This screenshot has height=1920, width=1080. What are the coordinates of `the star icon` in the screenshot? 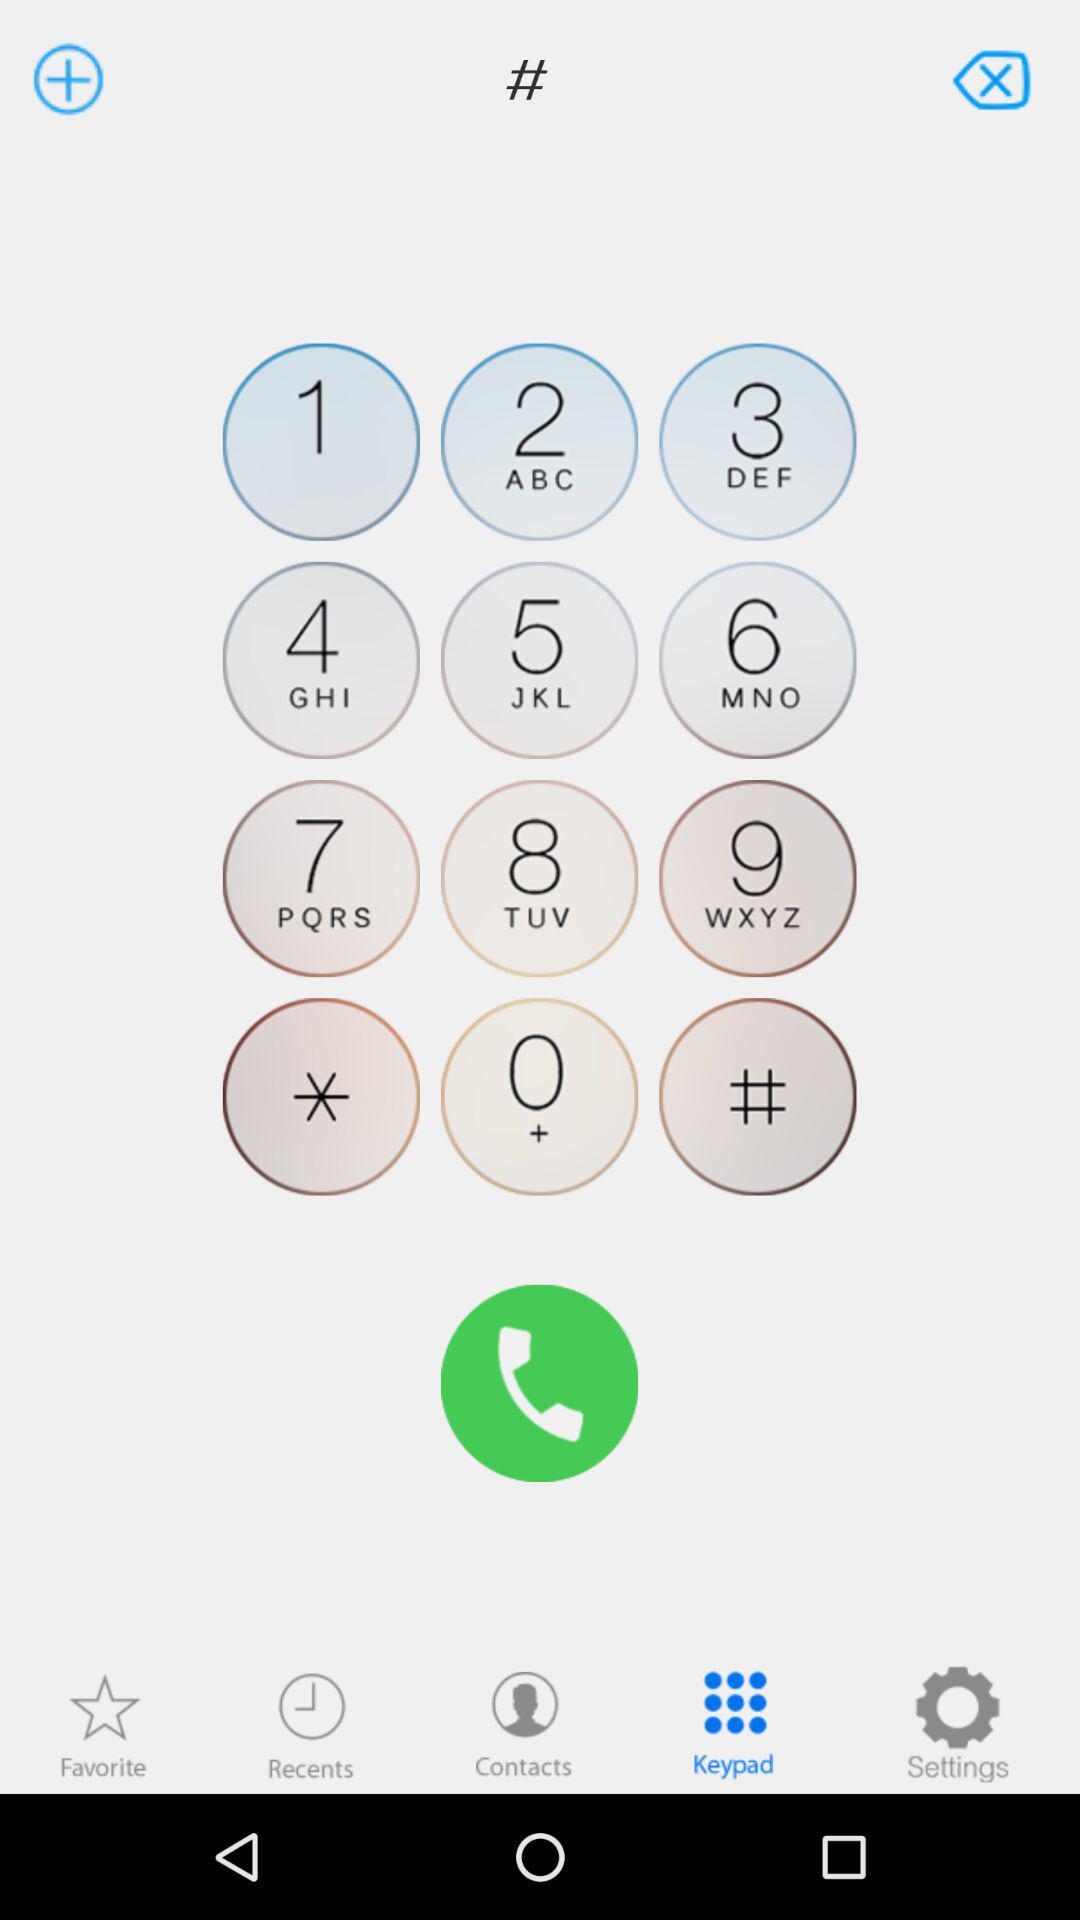 It's located at (103, 1844).